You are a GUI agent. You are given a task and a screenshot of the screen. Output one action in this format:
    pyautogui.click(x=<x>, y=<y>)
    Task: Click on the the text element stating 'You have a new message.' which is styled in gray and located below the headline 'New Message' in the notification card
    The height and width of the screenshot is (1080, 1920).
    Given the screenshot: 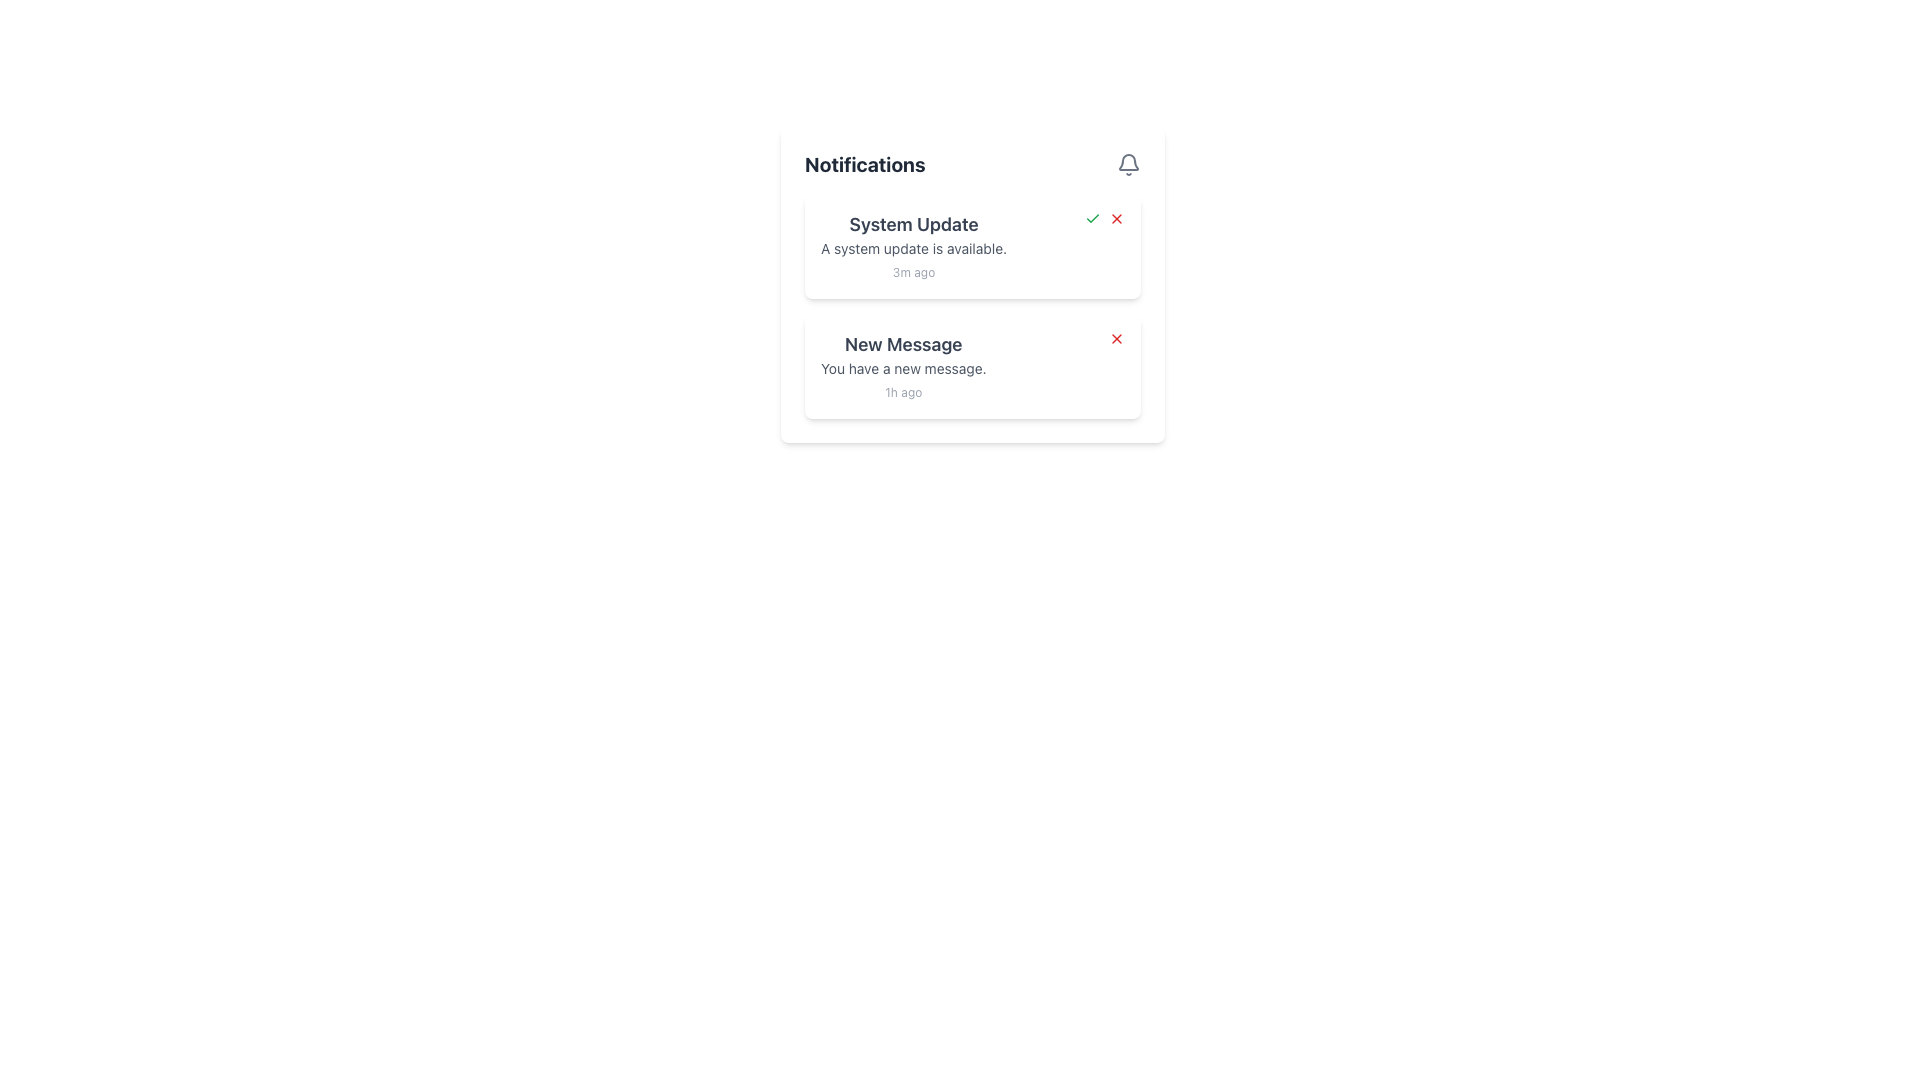 What is the action you would take?
    pyautogui.click(x=902, y=369)
    